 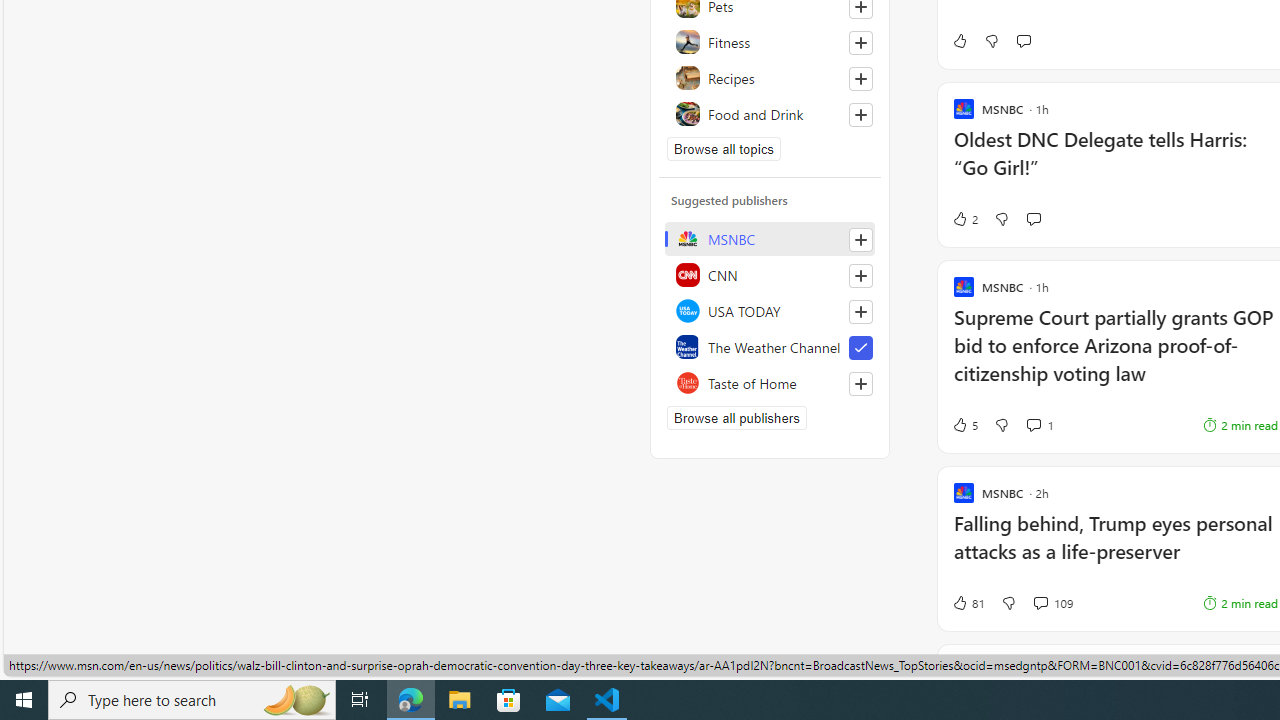 What do you see at coordinates (735, 416) in the screenshot?
I see `'Browse all publishers'` at bounding box center [735, 416].